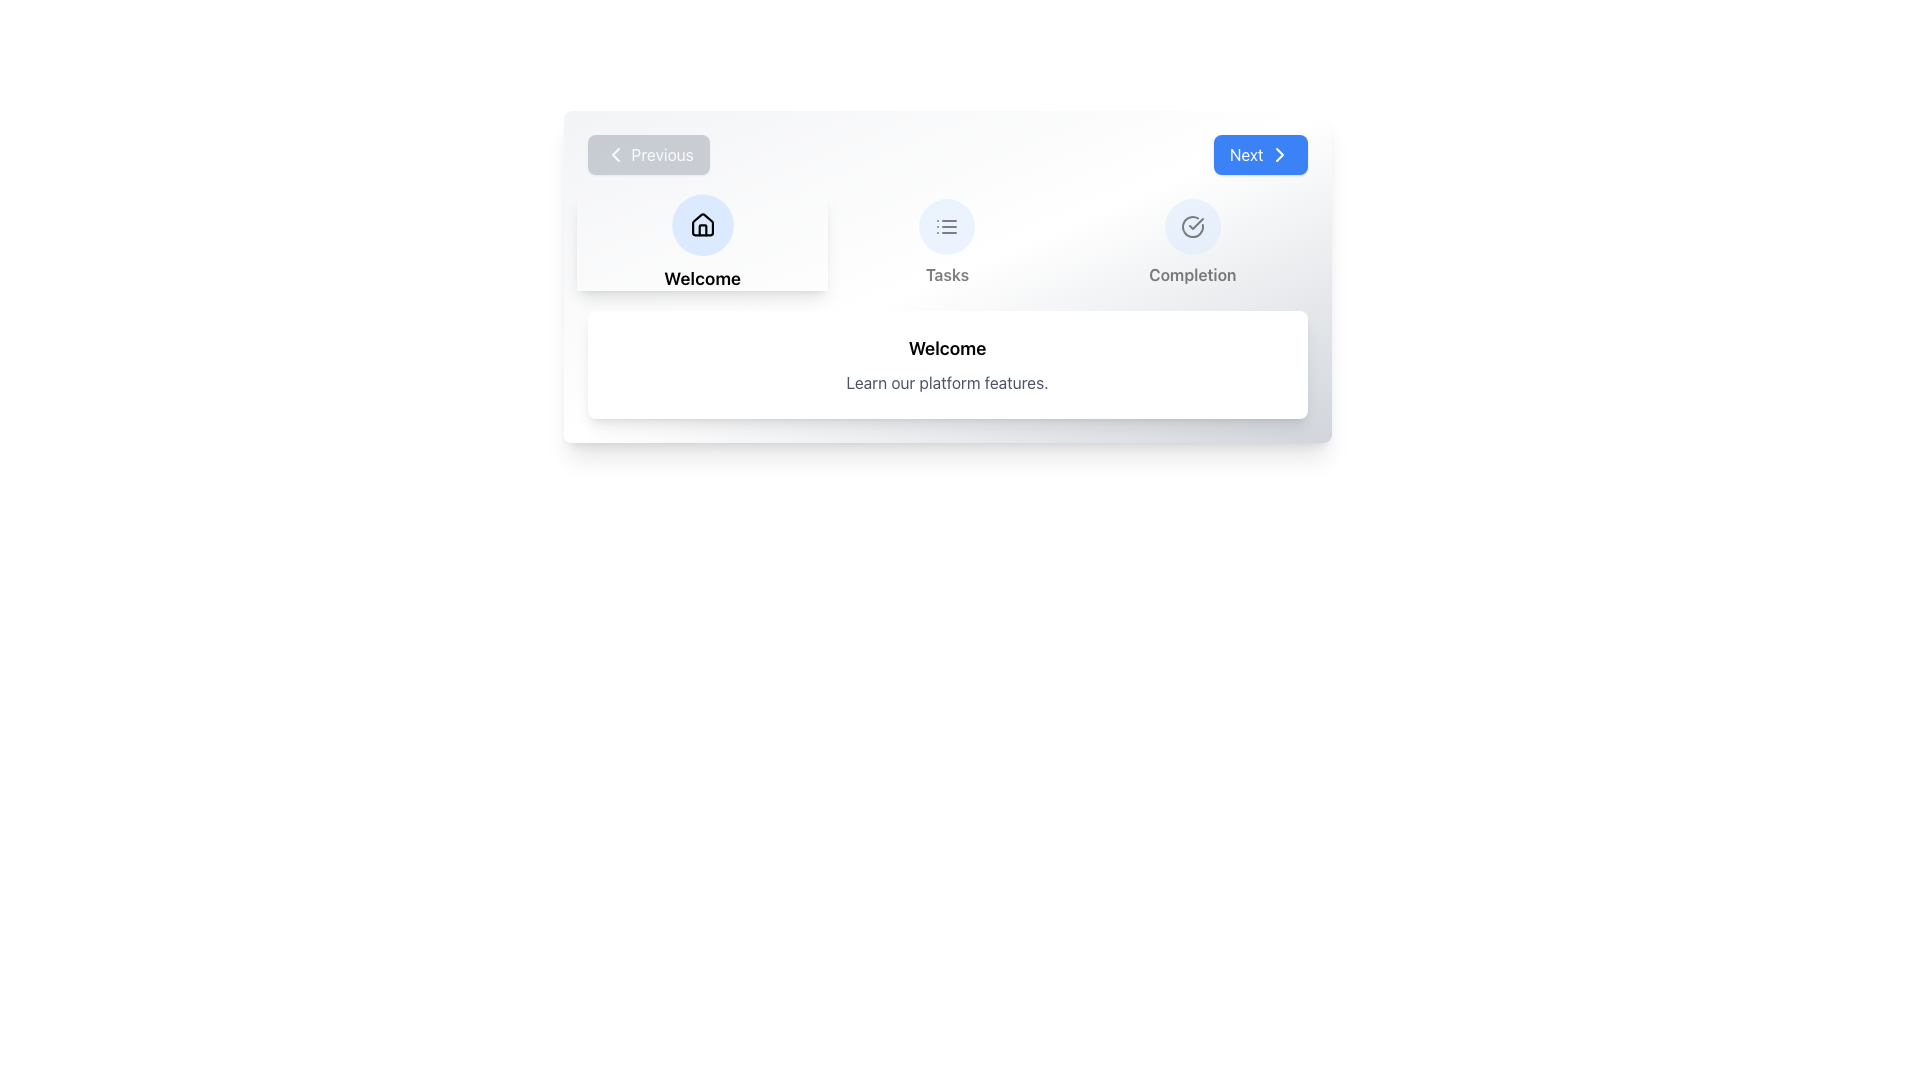 This screenshot has width=1920, height=1080. I want to click on the backwards navigation icon labeled 'Previous' located in the top-left section of the interface to go back to the previous item or page, so click(614, 153).